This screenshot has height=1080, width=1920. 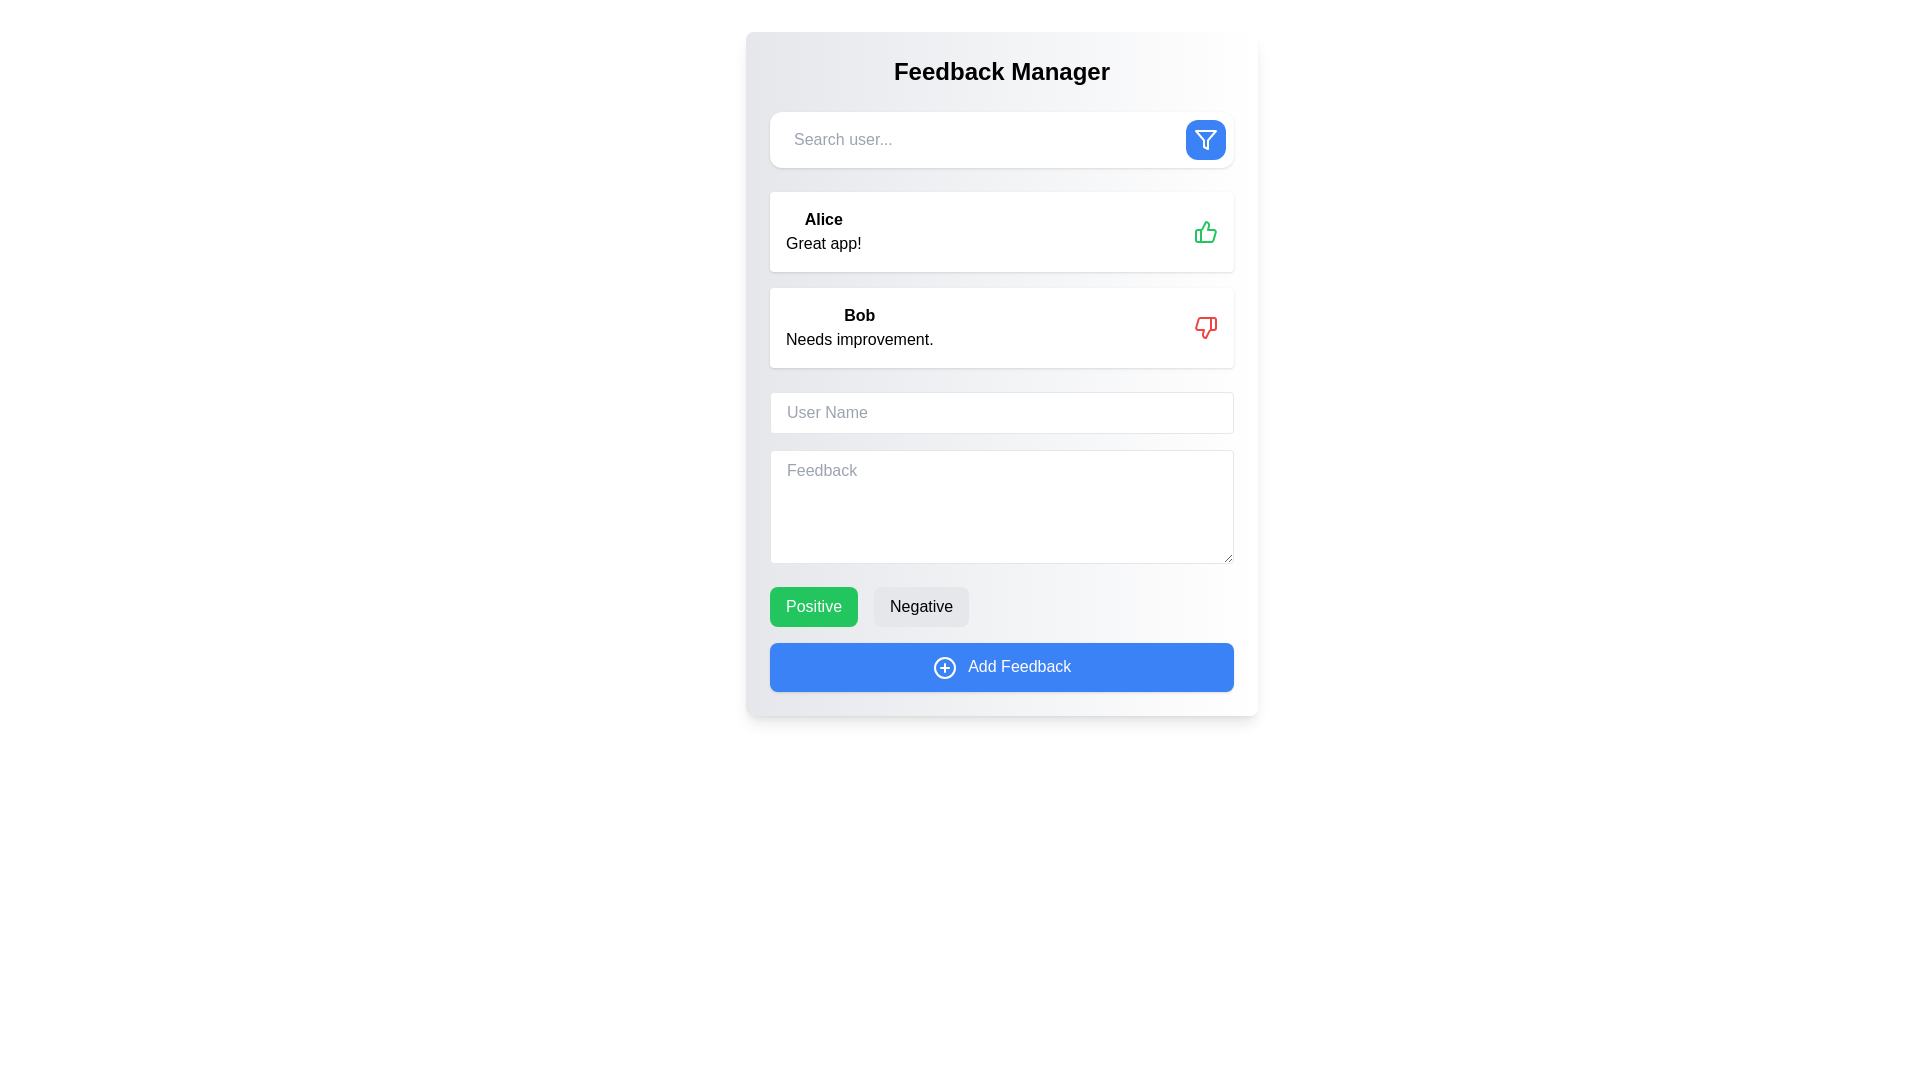 What do you see at coordinates (1204, 326) in the screenshot?
I see `the thumbs-down icon, which is styled in red and symbolizes disapproval, positioned to the far right of the text 'Bob Needs improvement.'` at bounding box center [1204, 326].